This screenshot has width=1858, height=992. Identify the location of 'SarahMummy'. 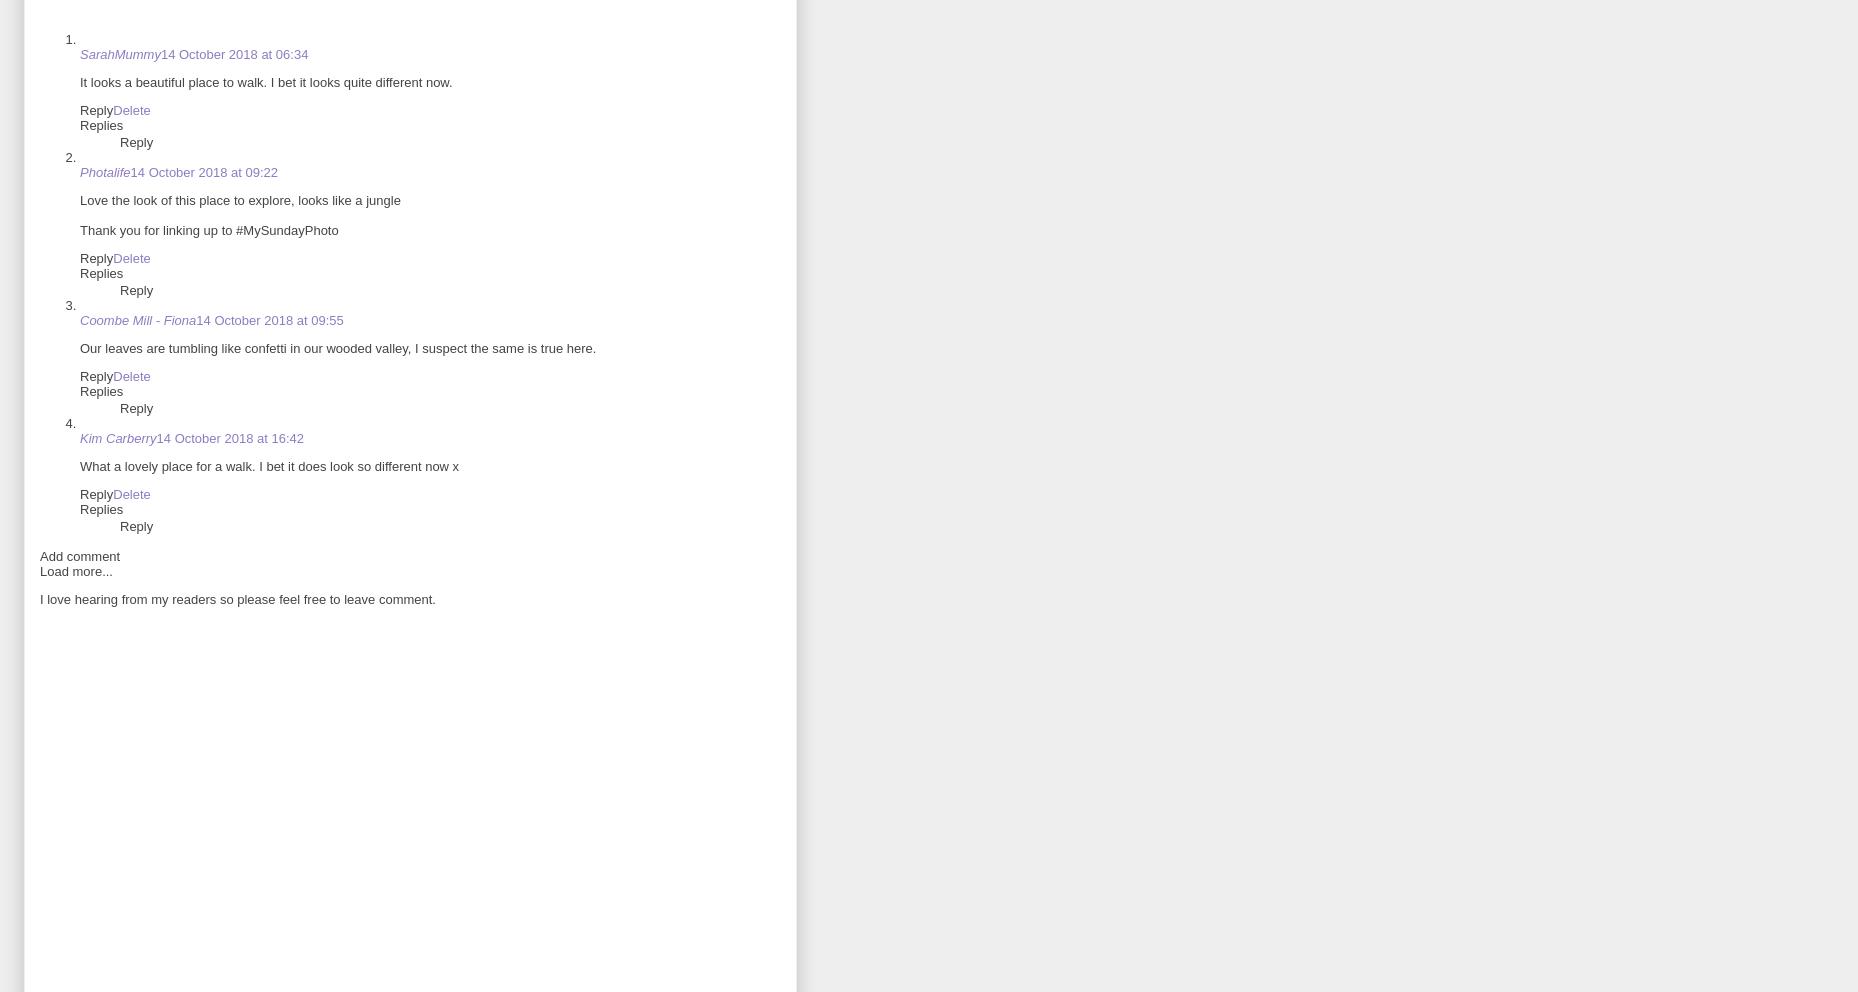
(120, 54).